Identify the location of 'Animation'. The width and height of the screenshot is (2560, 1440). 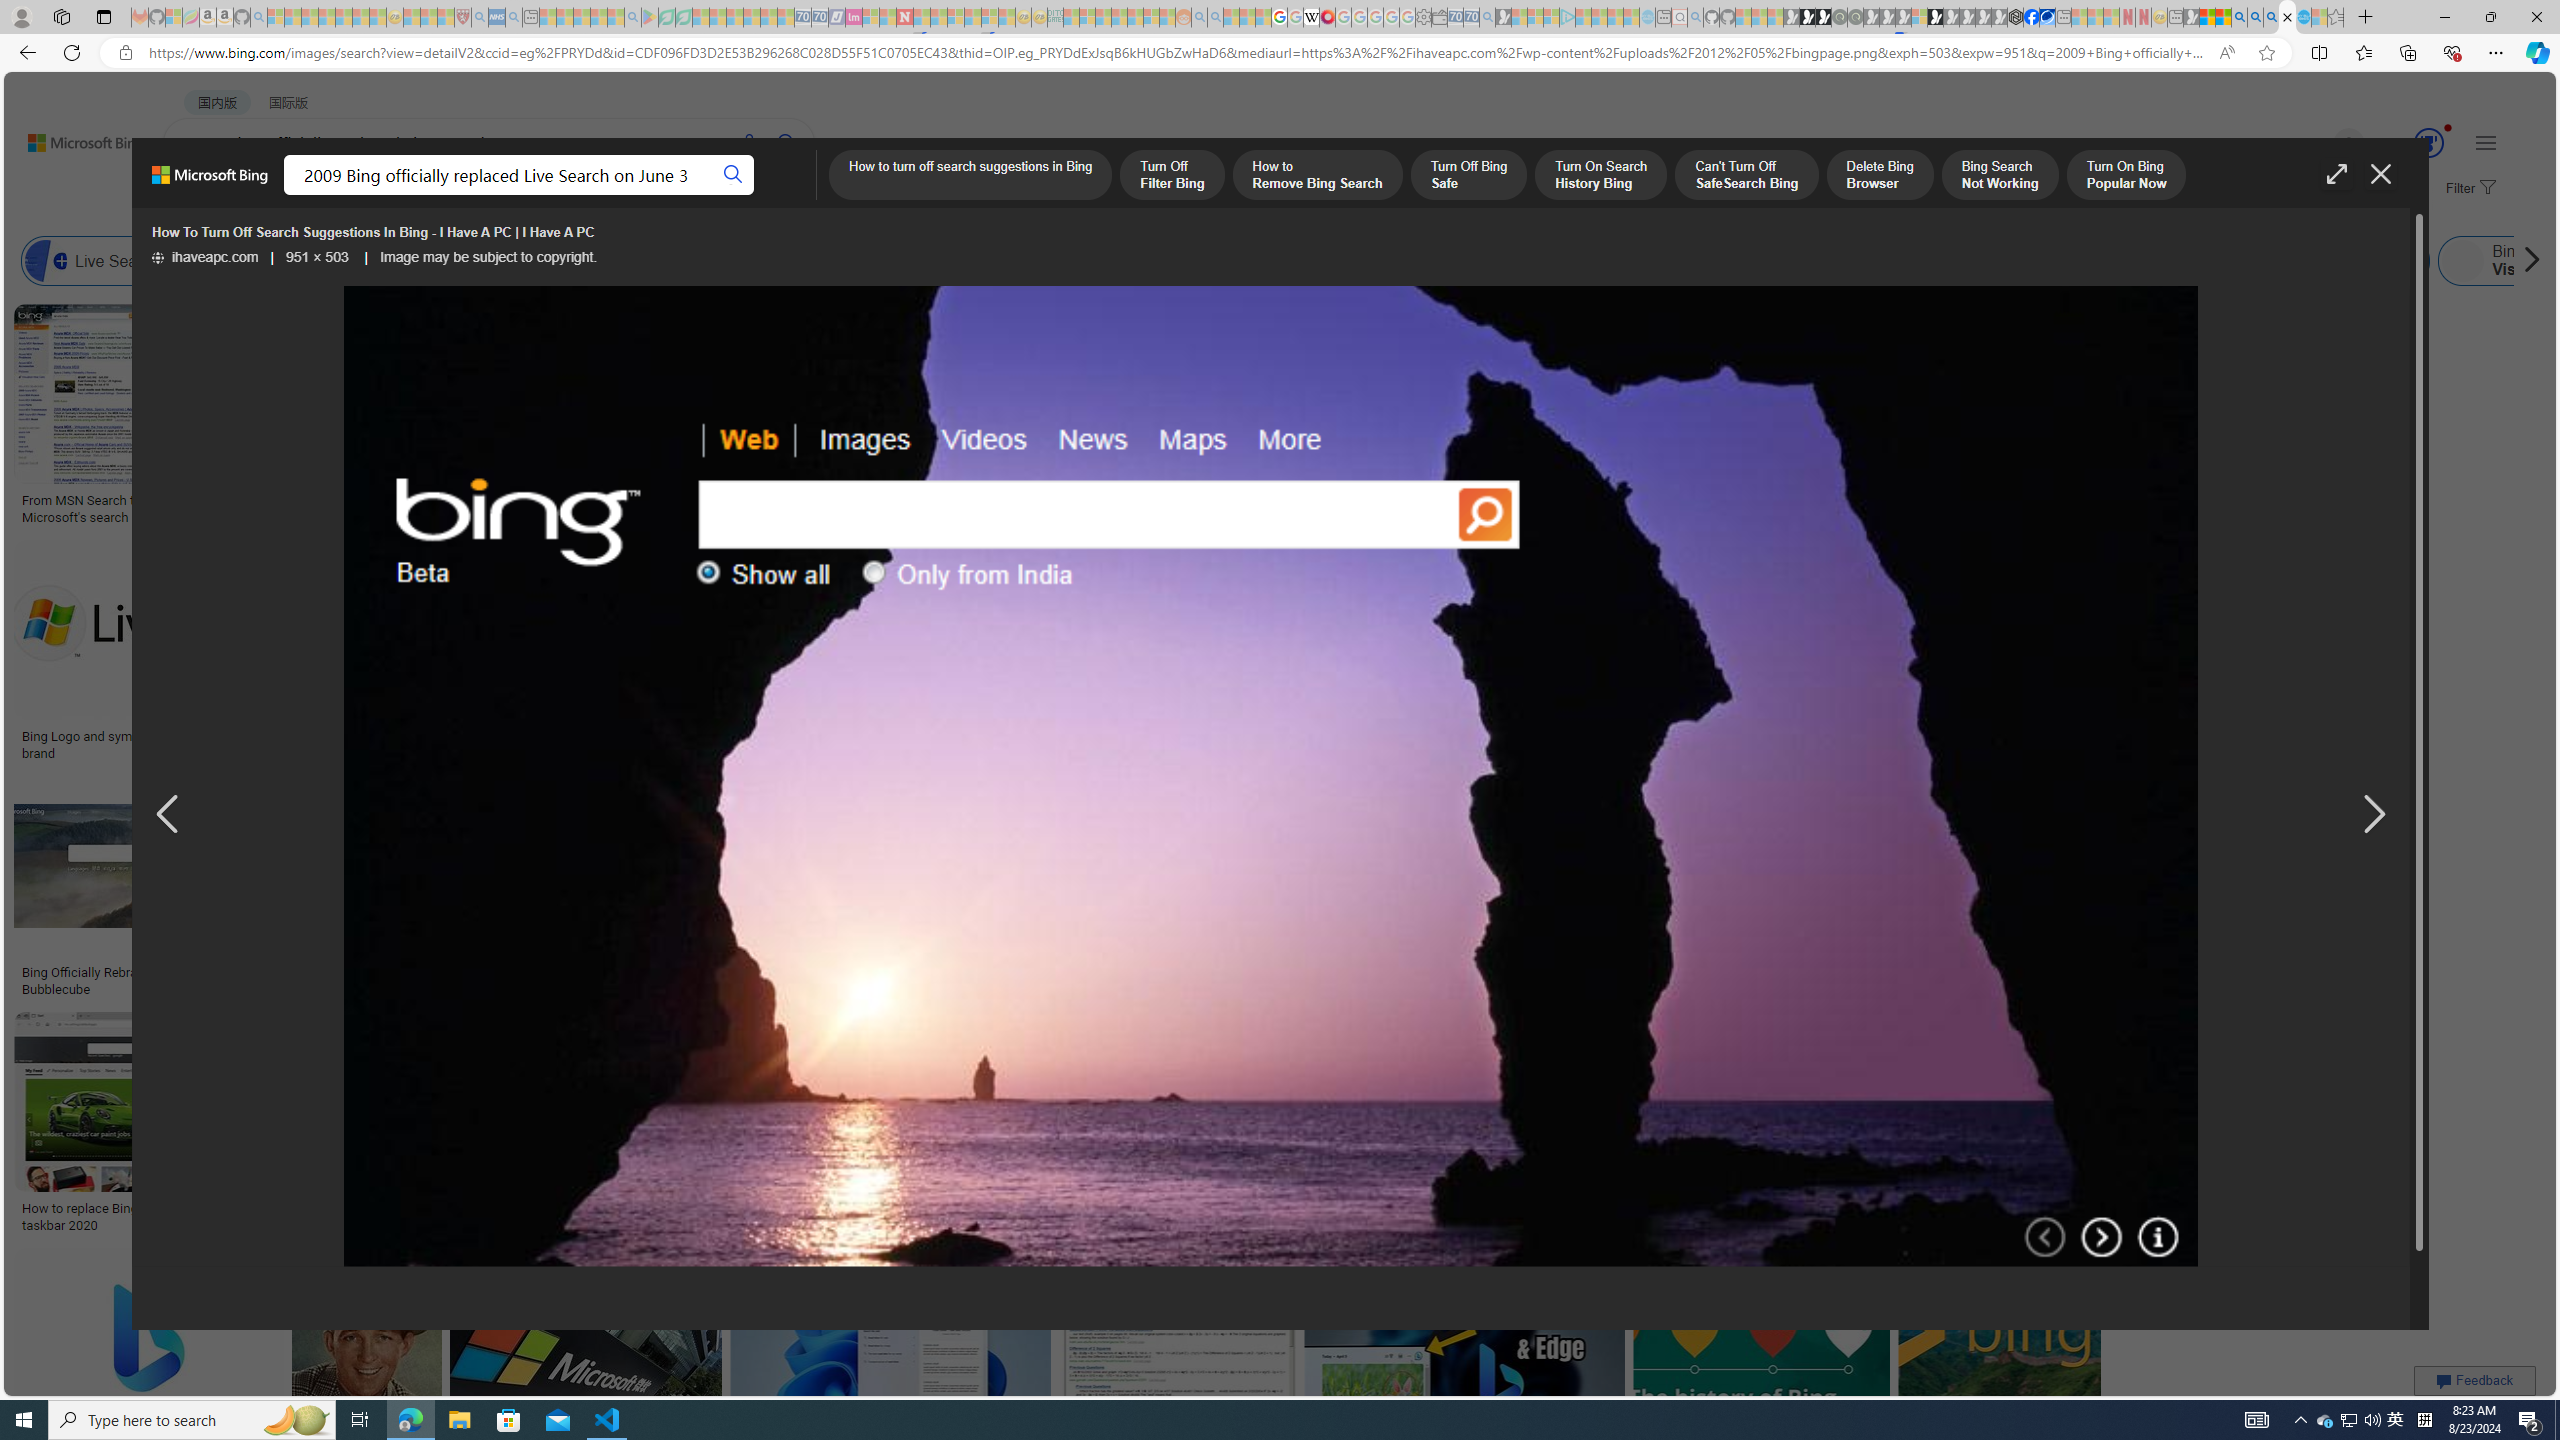
(2447, 127).